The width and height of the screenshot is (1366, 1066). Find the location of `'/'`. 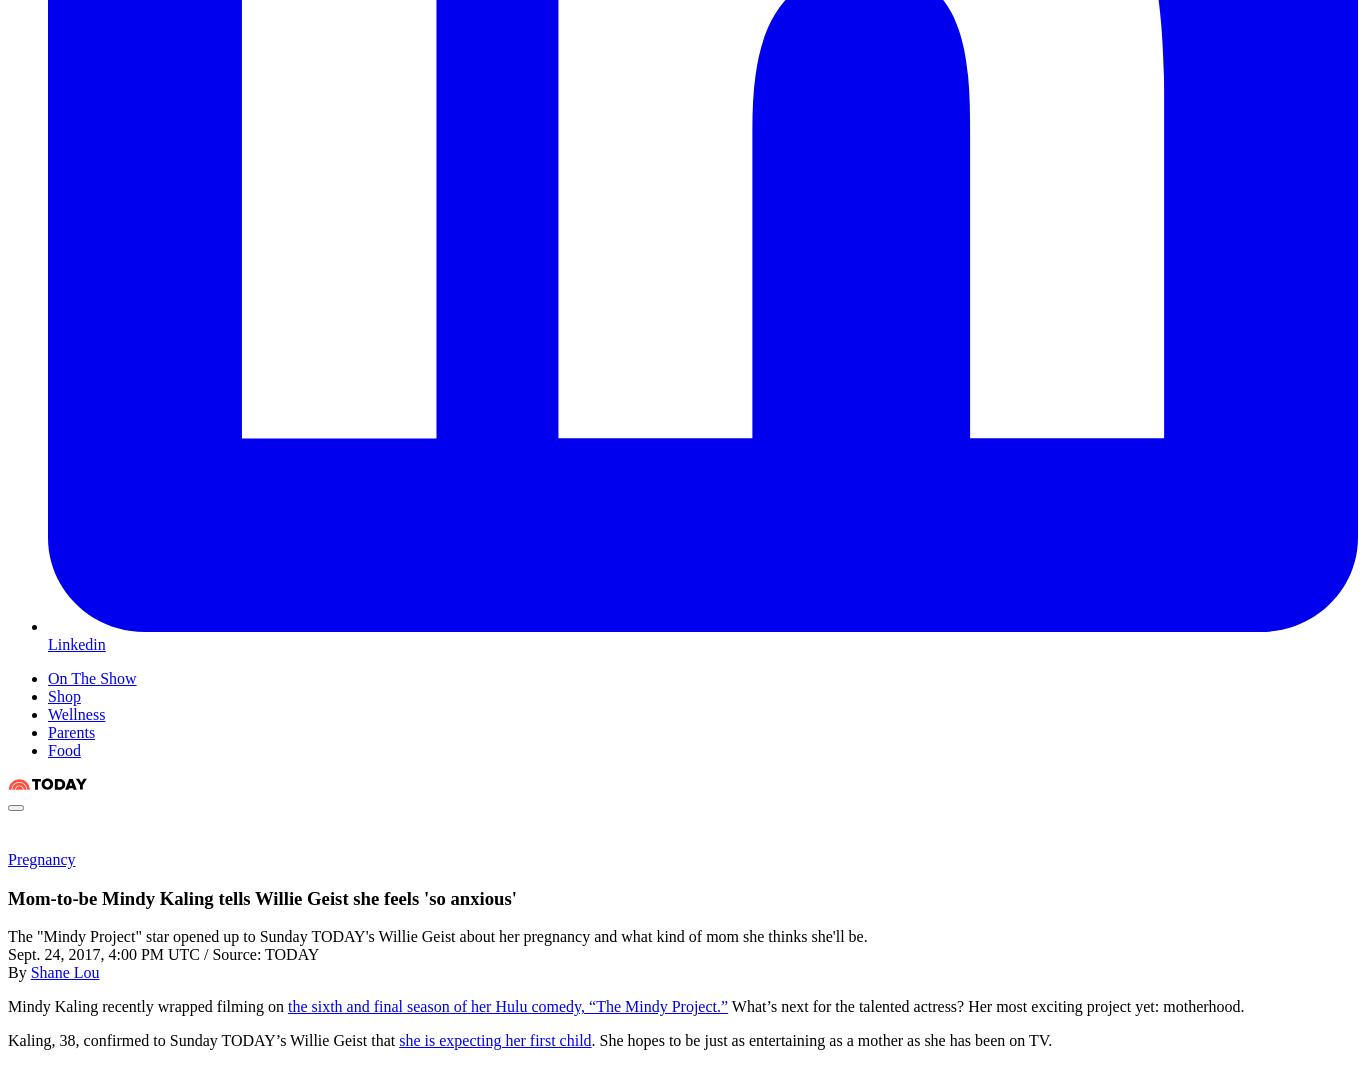

'/' is located at coordinates (204, 954).